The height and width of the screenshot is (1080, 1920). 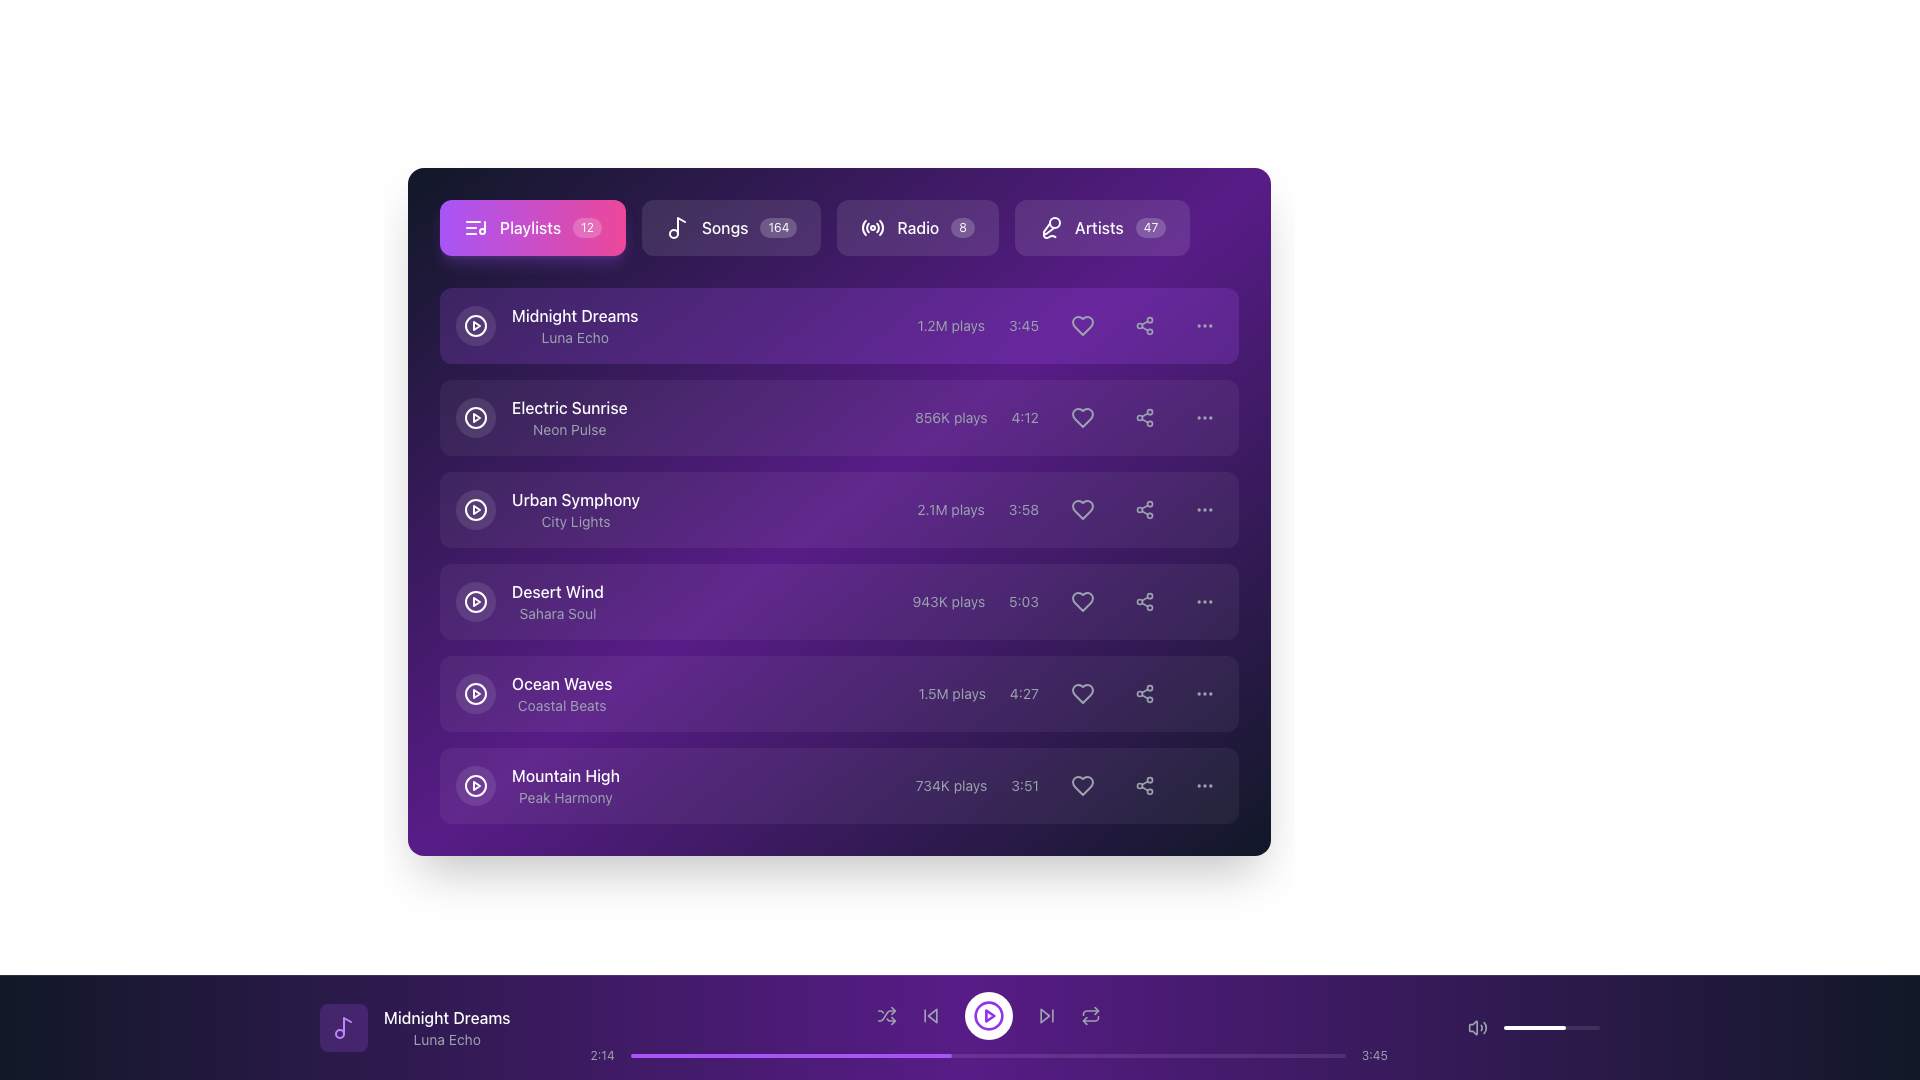 I want to click on the heart icon located at the rightmost area of the 'Desert Wind' song entry in the playlist interface to mark or unmark it as a favorite, so click(x=1082, y=600).